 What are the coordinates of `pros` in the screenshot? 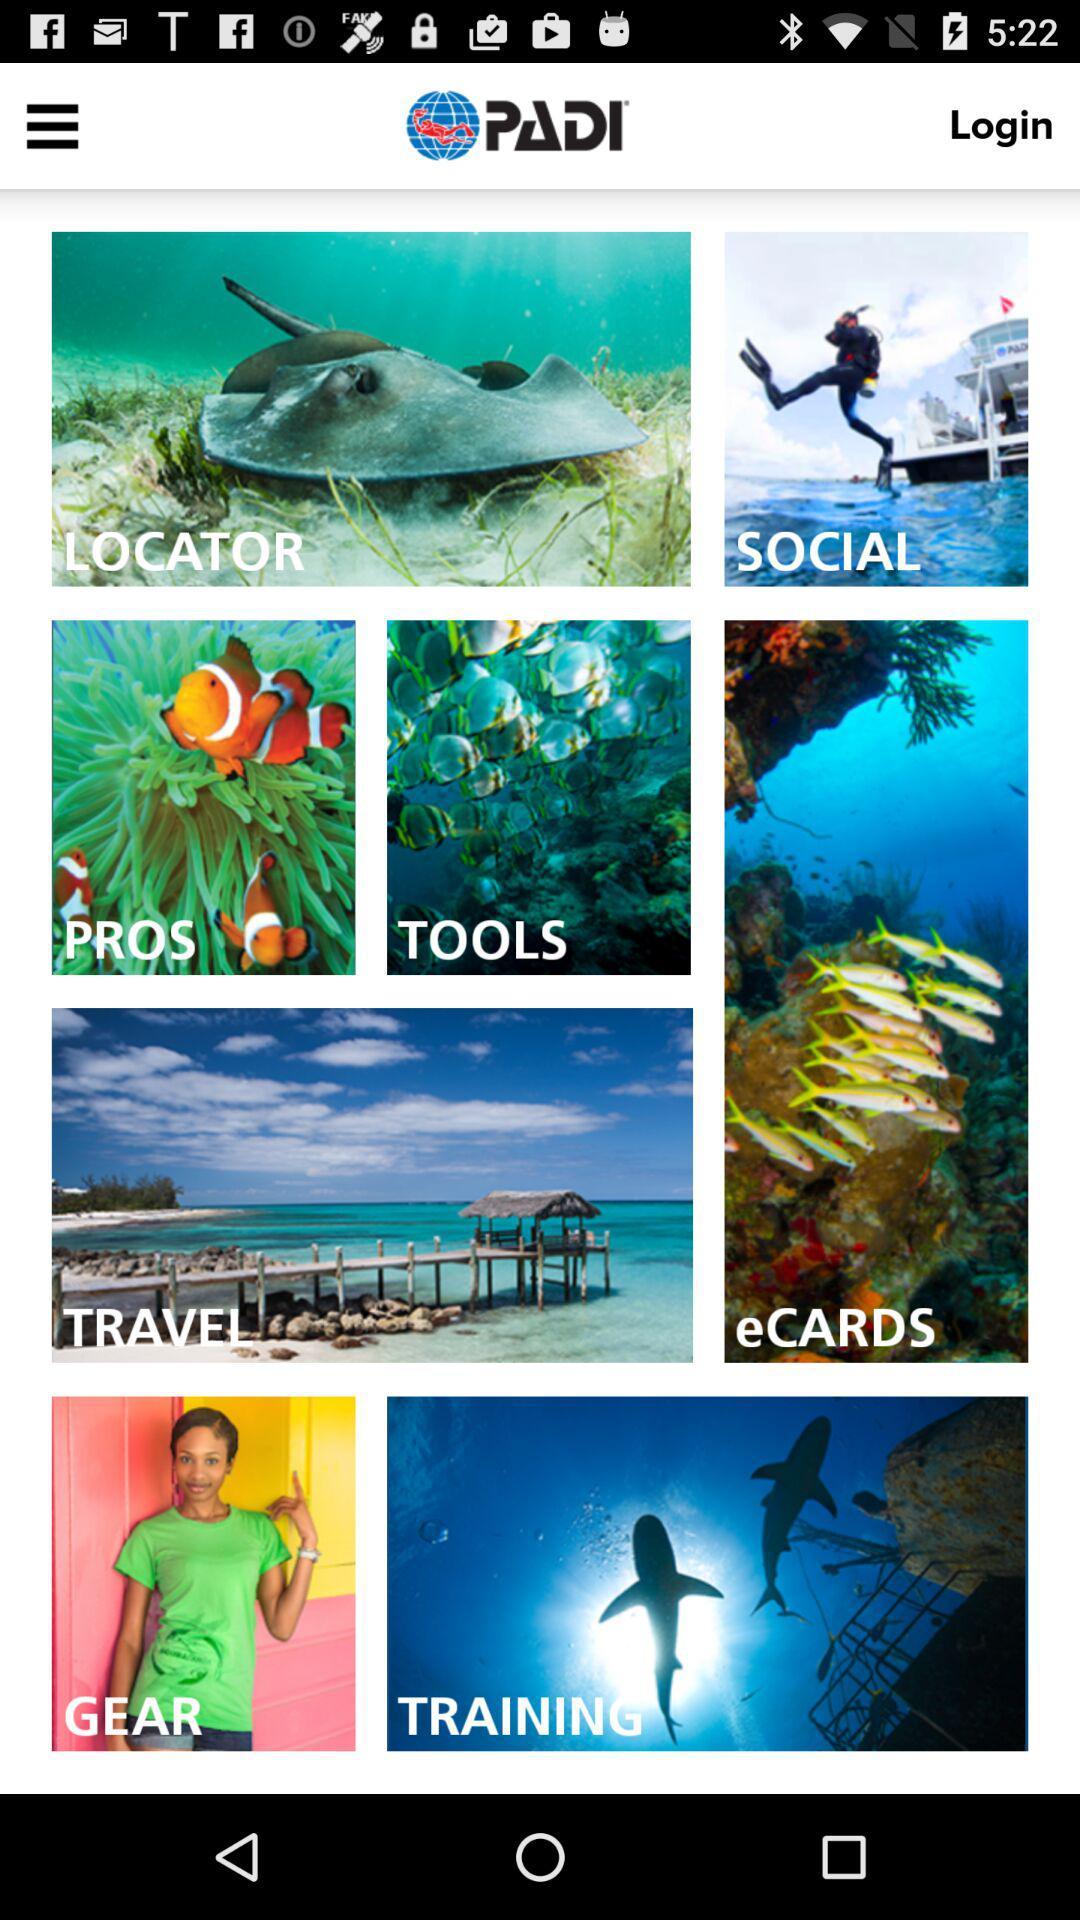 It's located at (203, 796).